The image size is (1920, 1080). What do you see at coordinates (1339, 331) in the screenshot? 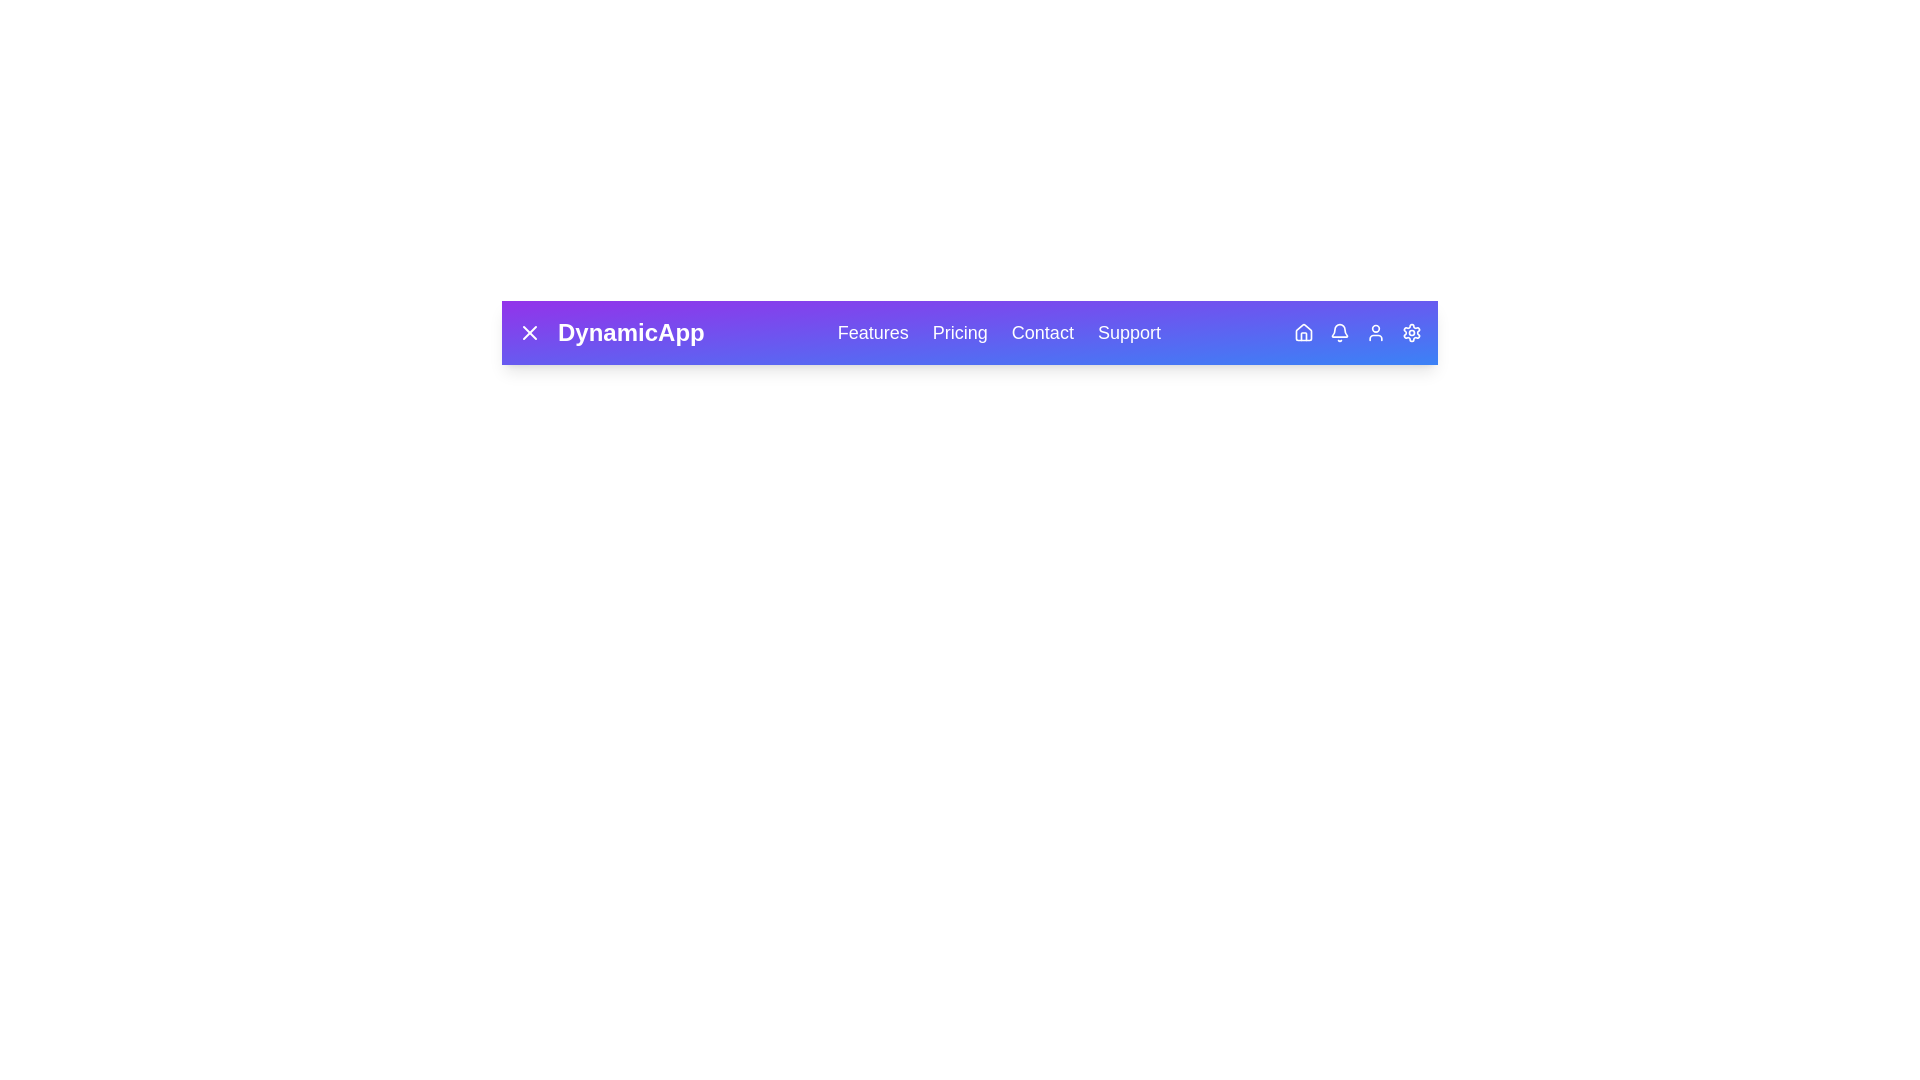
I see `the Notifications icon in the DynamicAppBar` at bounding box center [1339, 331].